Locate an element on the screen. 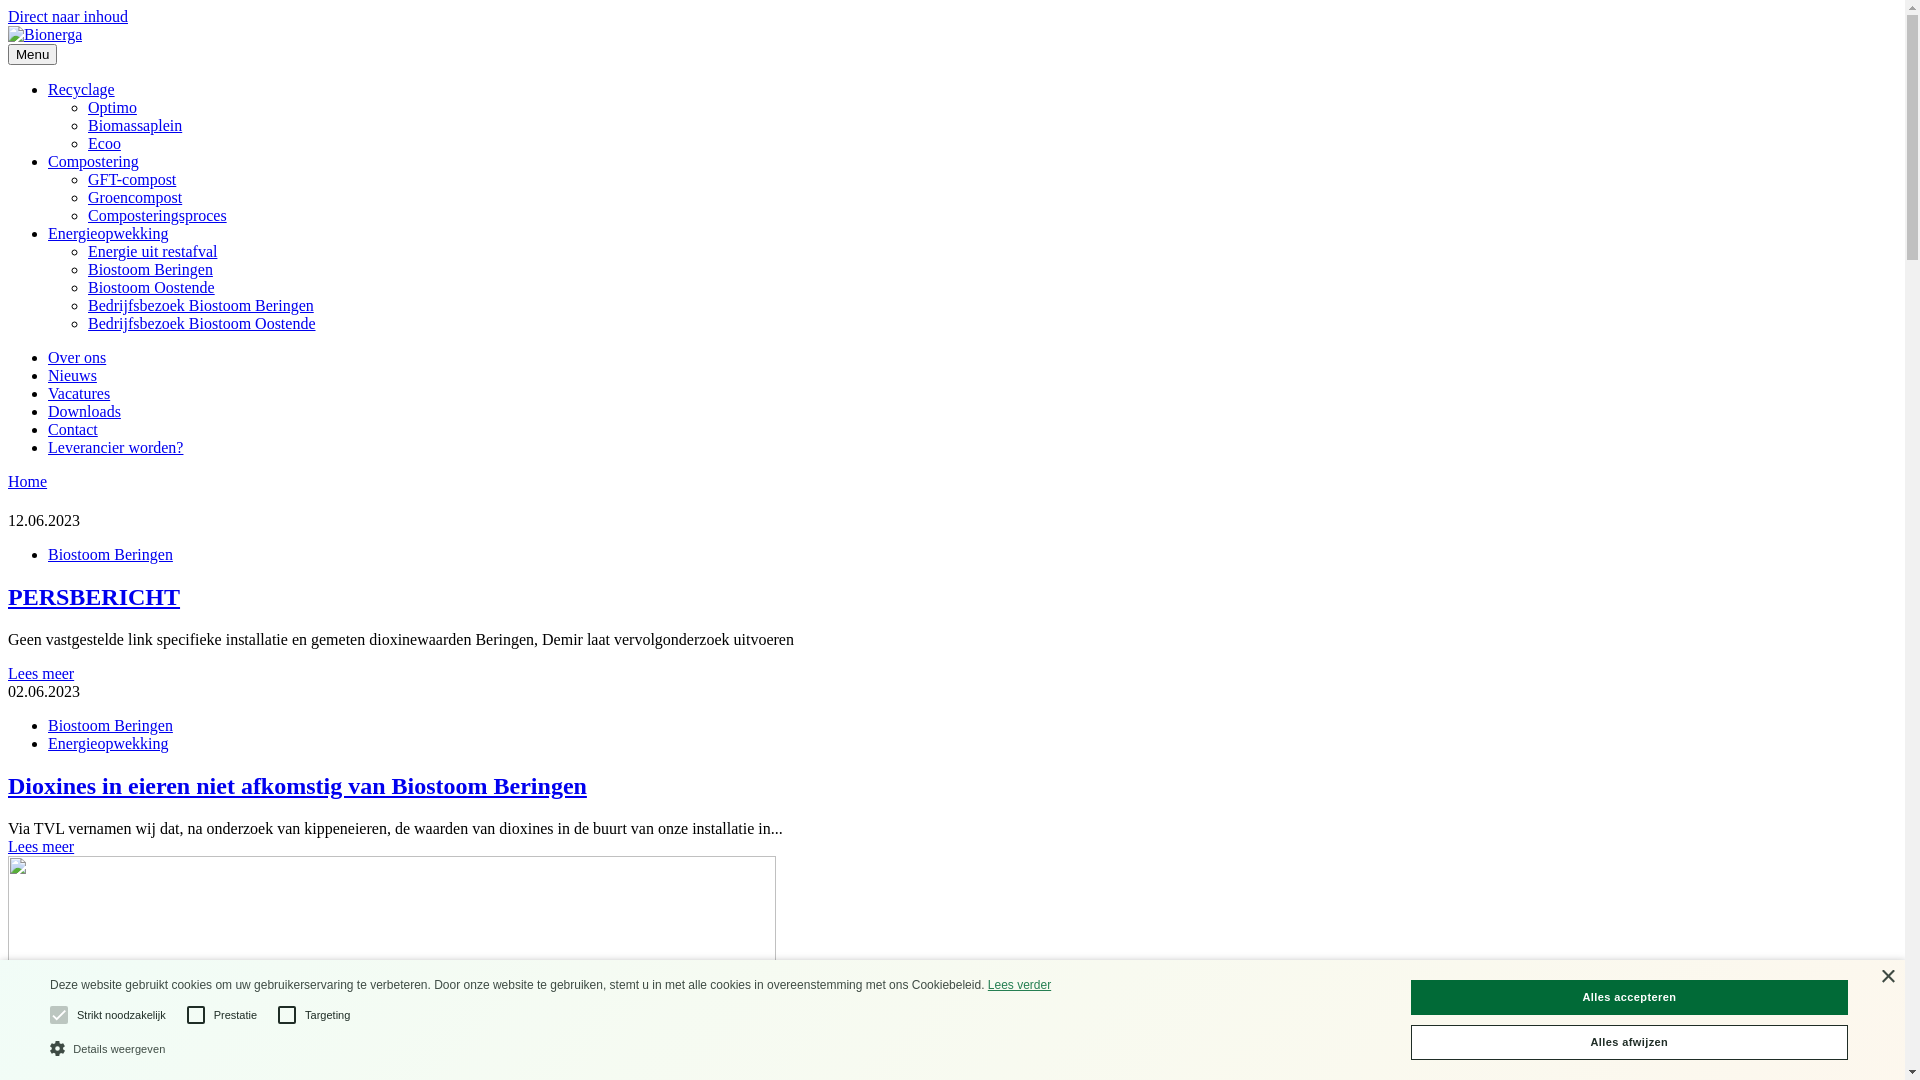  'Bedrijfsbezoek Biostoom Beringen' is located at coordinates (201, 305).